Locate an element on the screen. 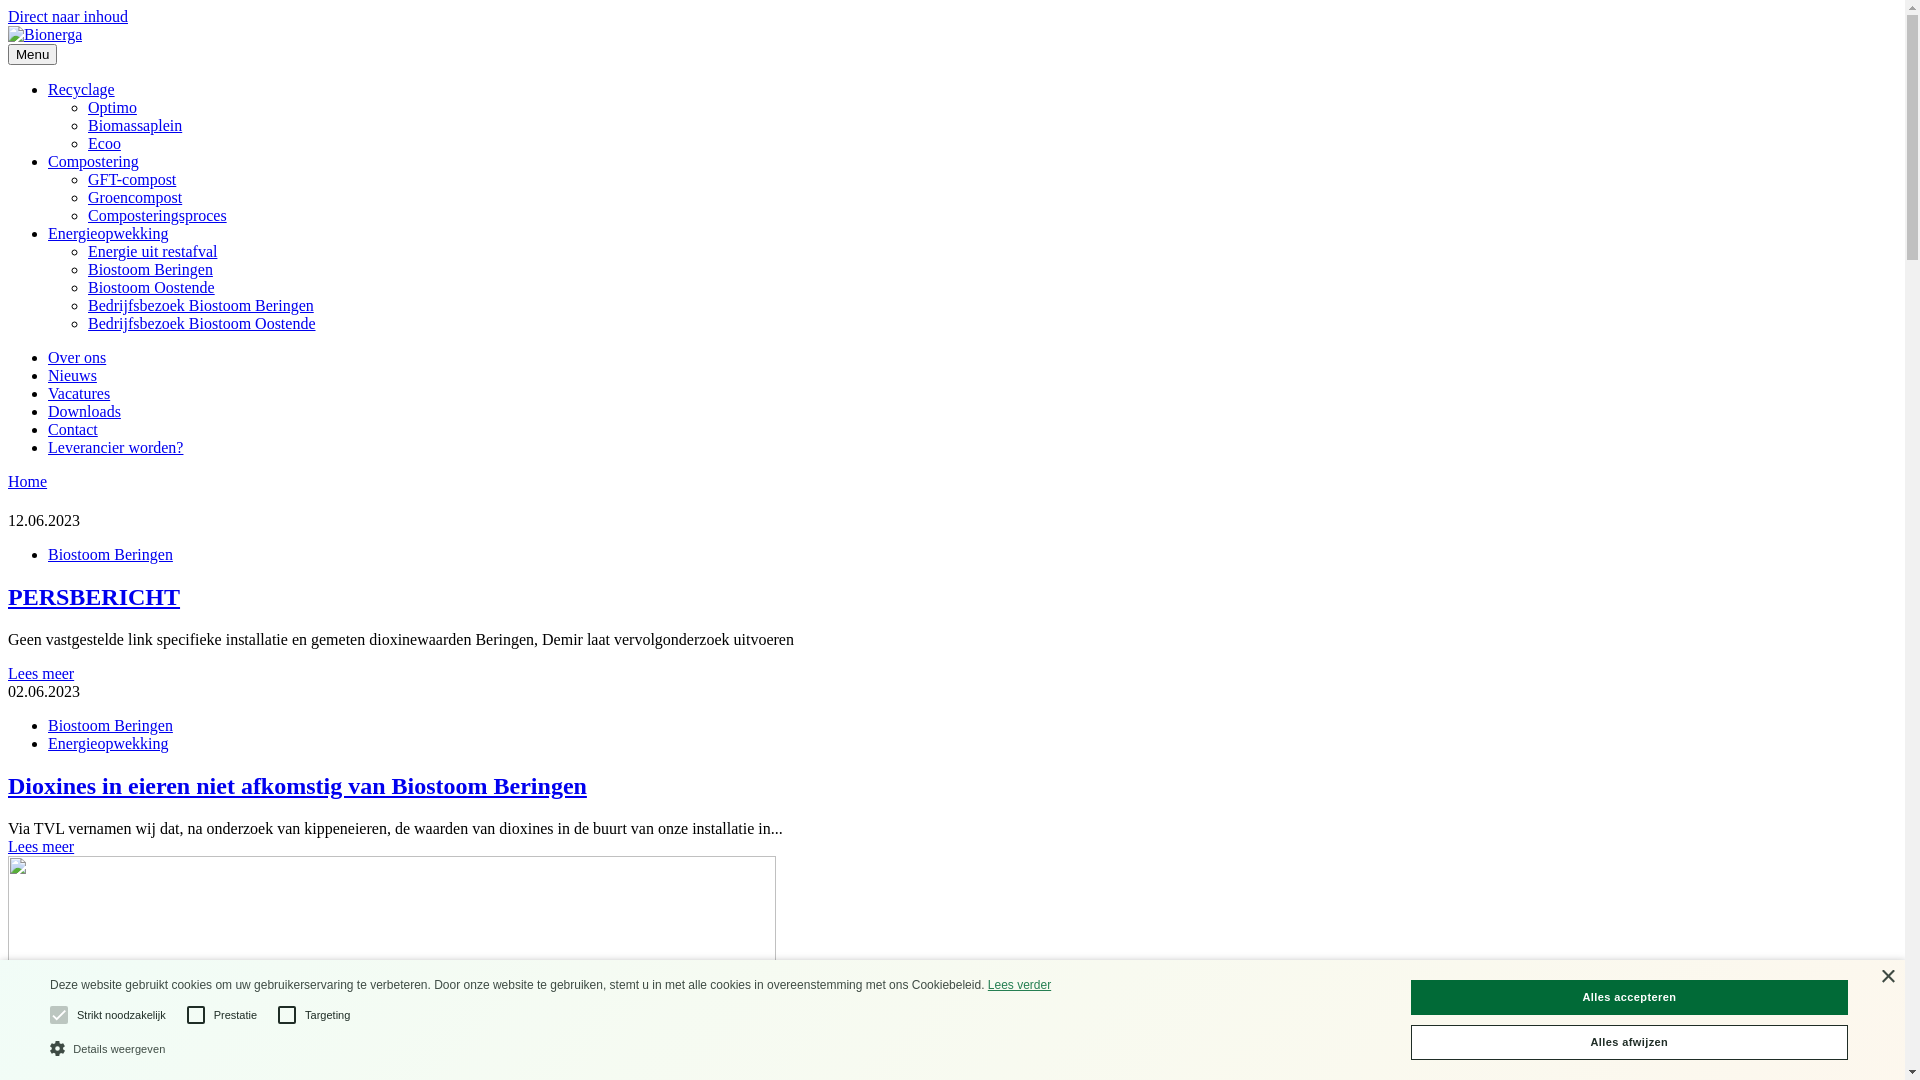  'Bedrijfsbezoek Biostoom Beringen' is located at coordinates (201, 305).